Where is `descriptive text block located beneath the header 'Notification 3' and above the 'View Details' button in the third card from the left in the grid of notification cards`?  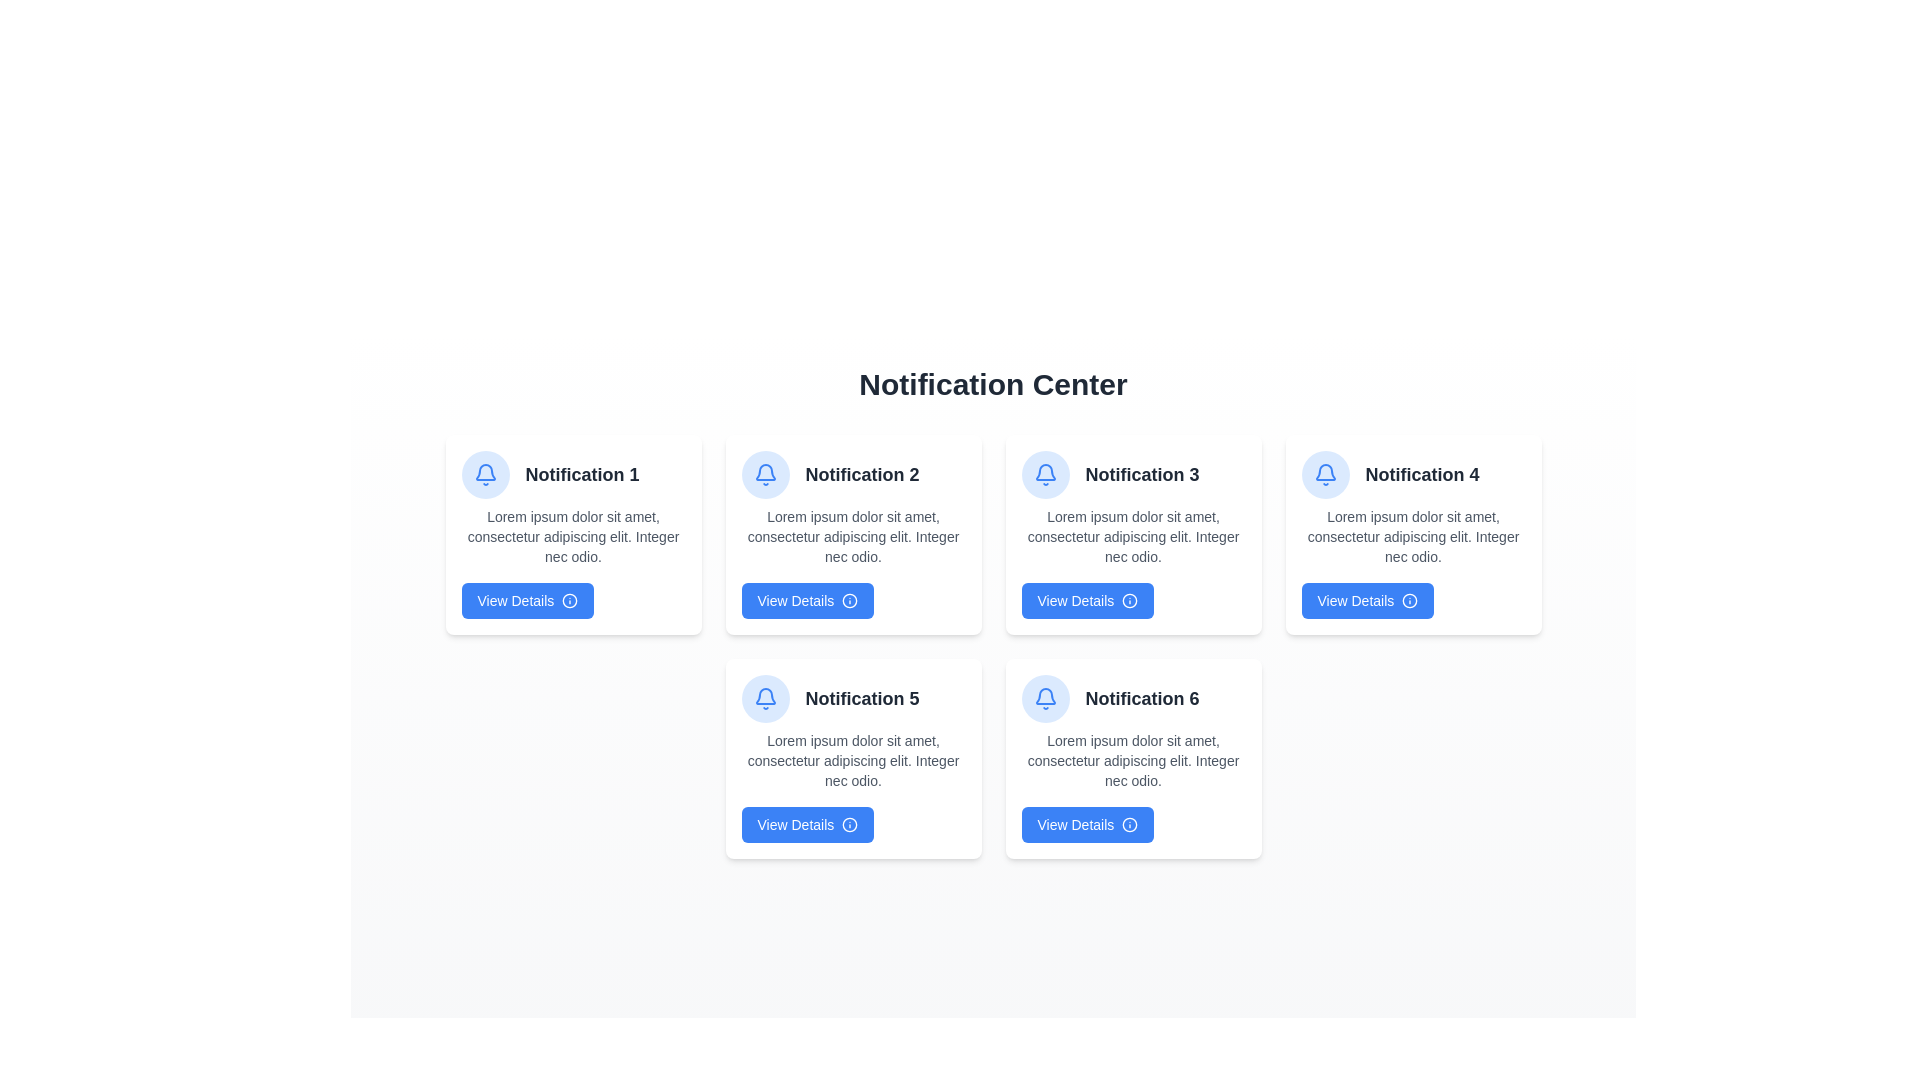
descriptive text block located beneath the header 'Notification 3' and above the 'View Details' button in the third card from the left in the grid of notification cards is located at coordinates (1133, 535).